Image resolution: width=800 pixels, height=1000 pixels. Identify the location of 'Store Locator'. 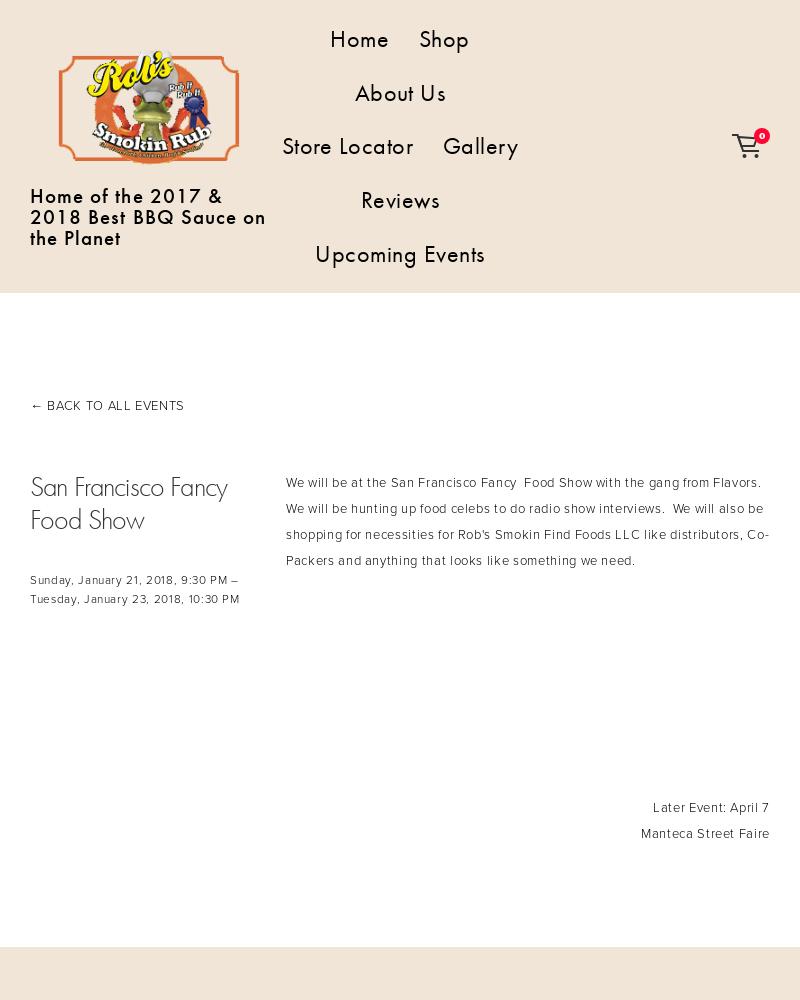
(346, 145).